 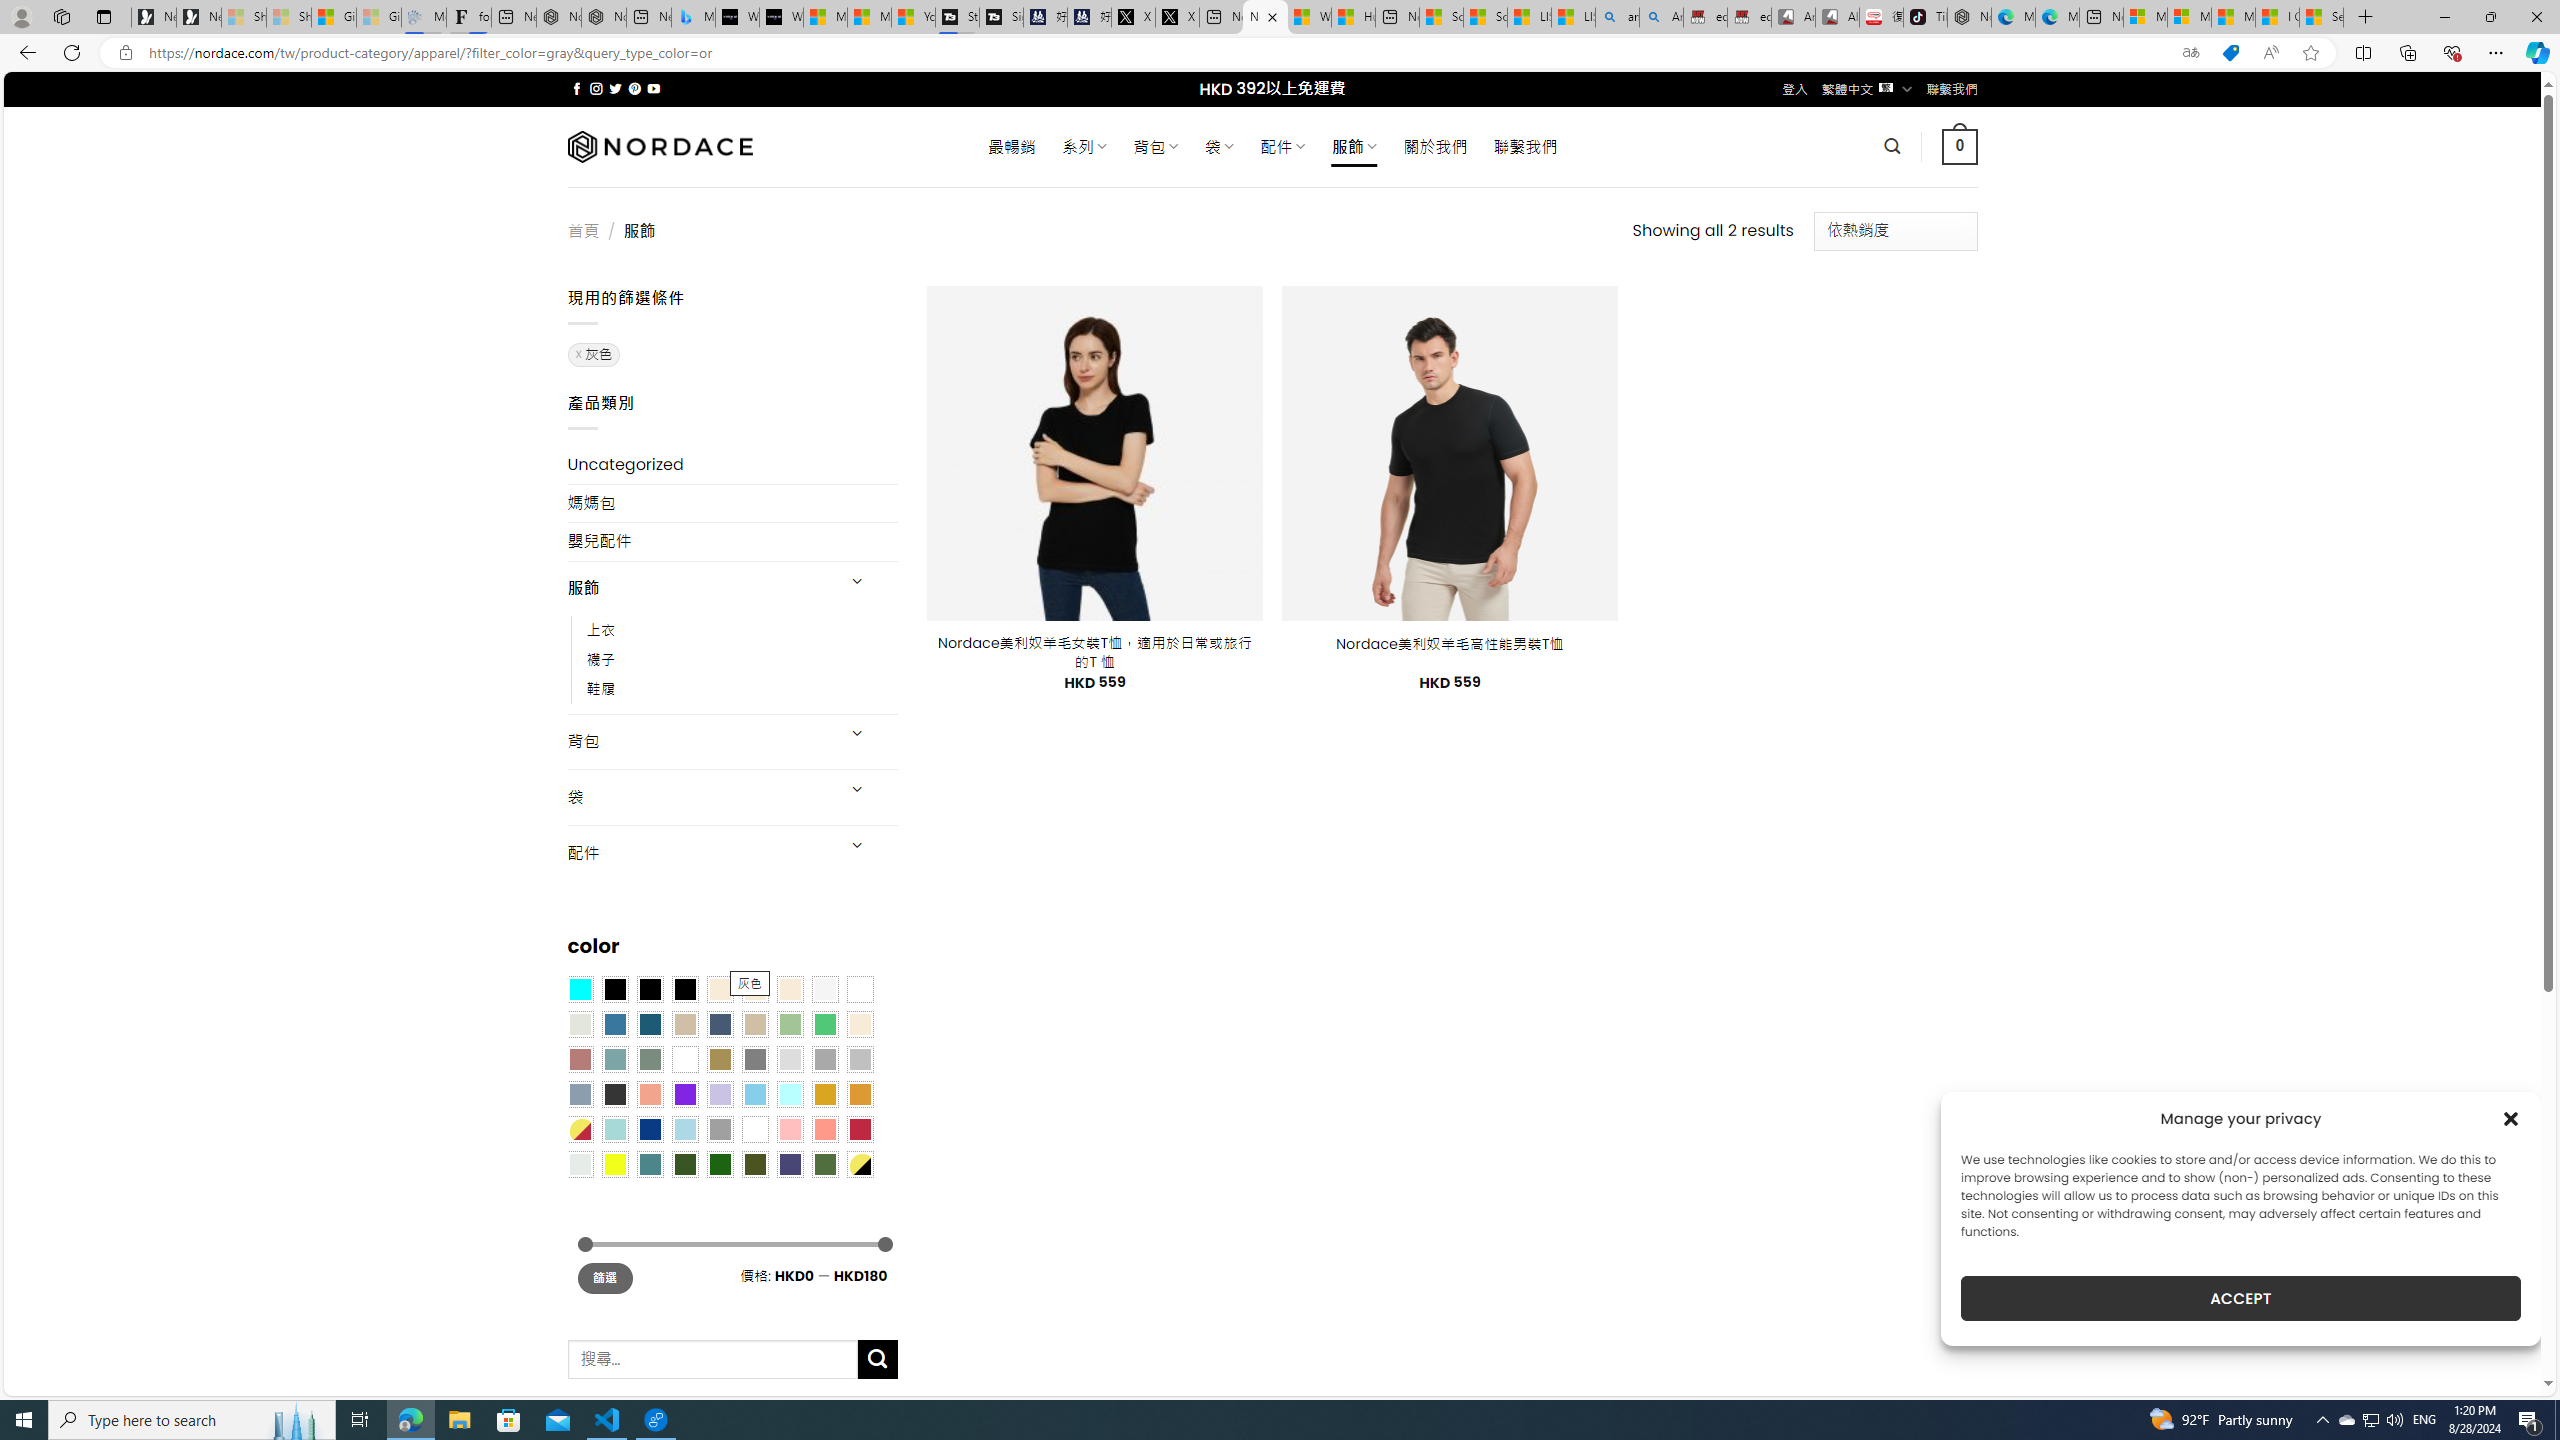 I want to click on 'Follow on Facebook', so click(x=576, y=88).